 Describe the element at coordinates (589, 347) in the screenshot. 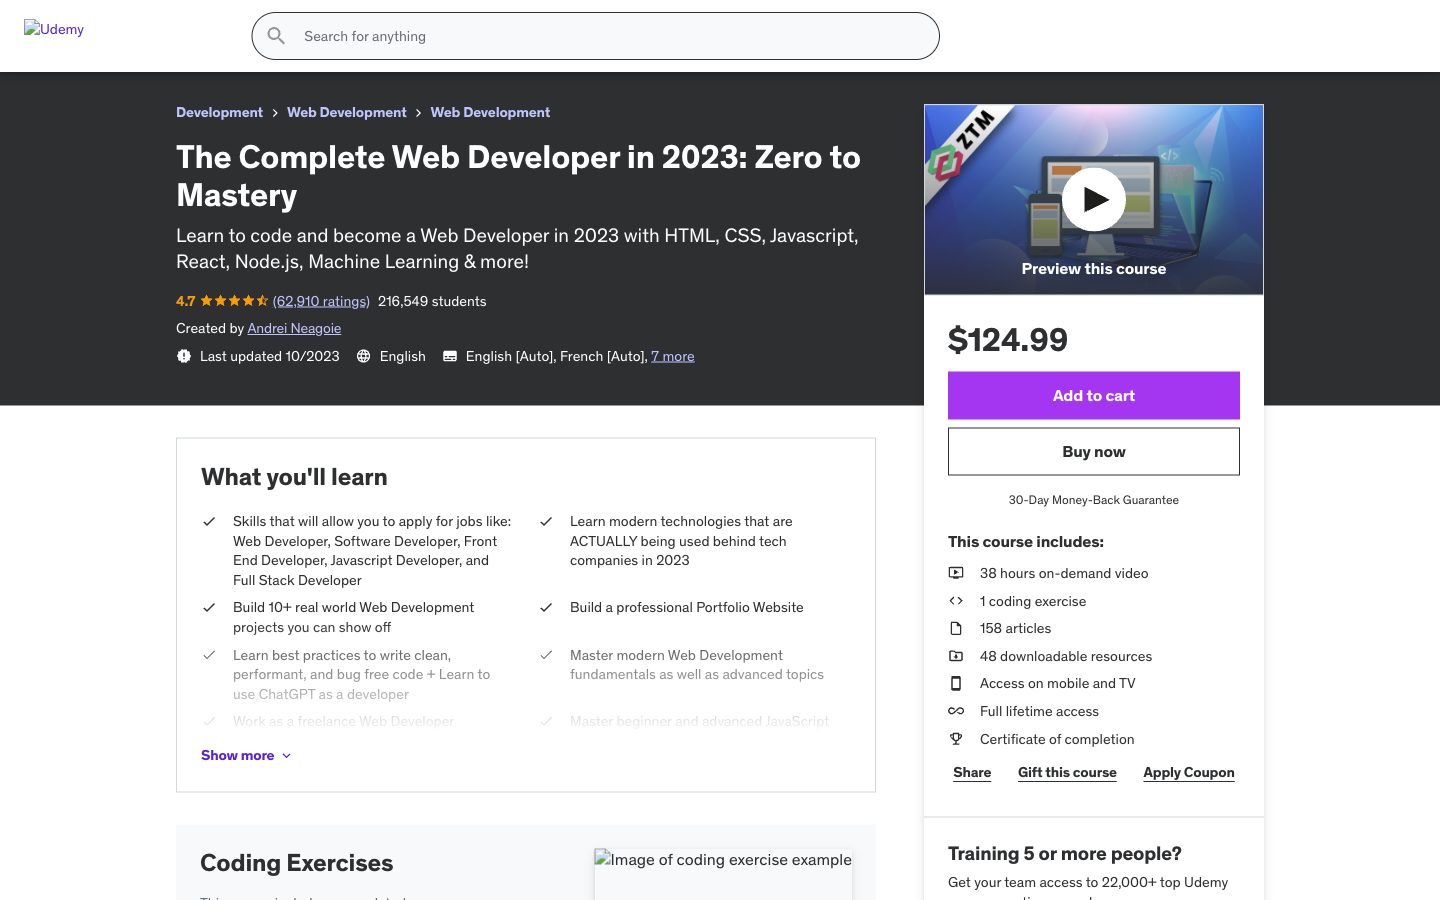

I see `Empty the tracking bar` at that location.